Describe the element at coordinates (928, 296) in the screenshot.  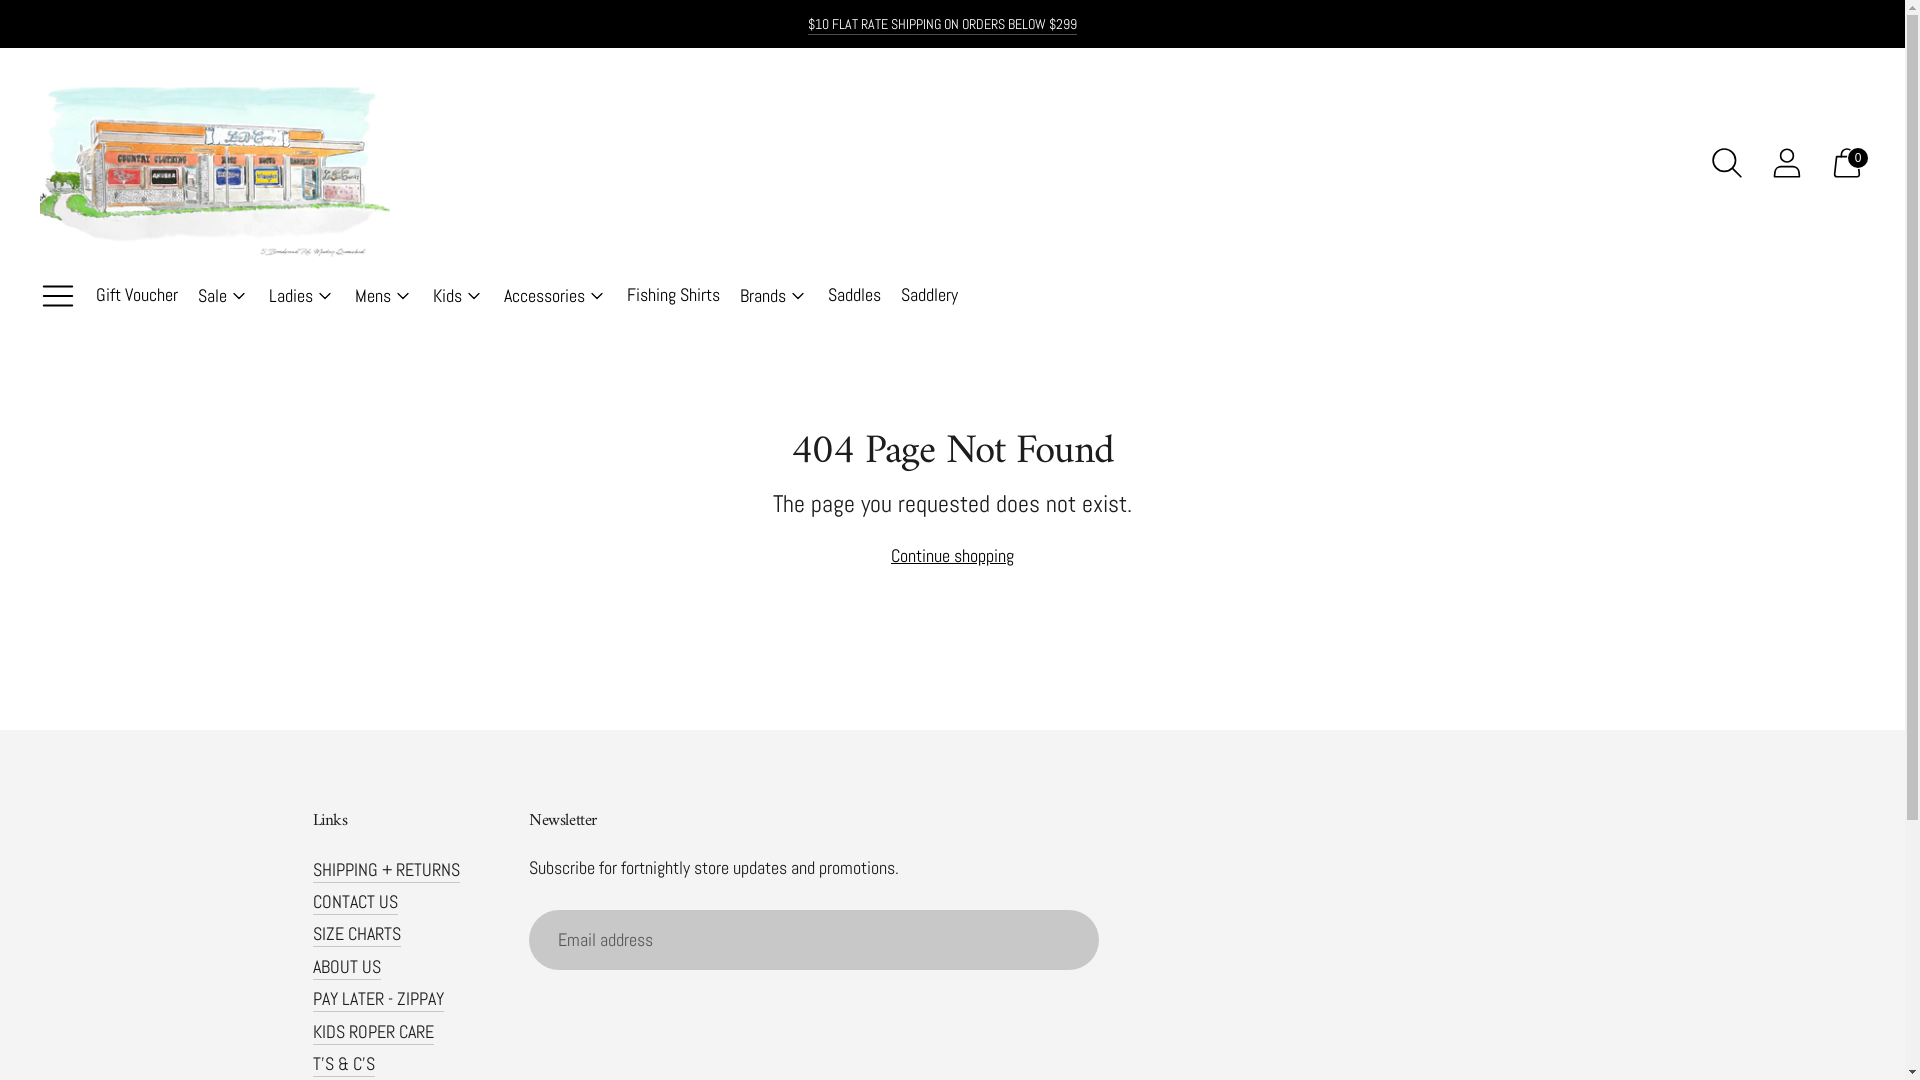
I see `'Saddlery'` at that location.